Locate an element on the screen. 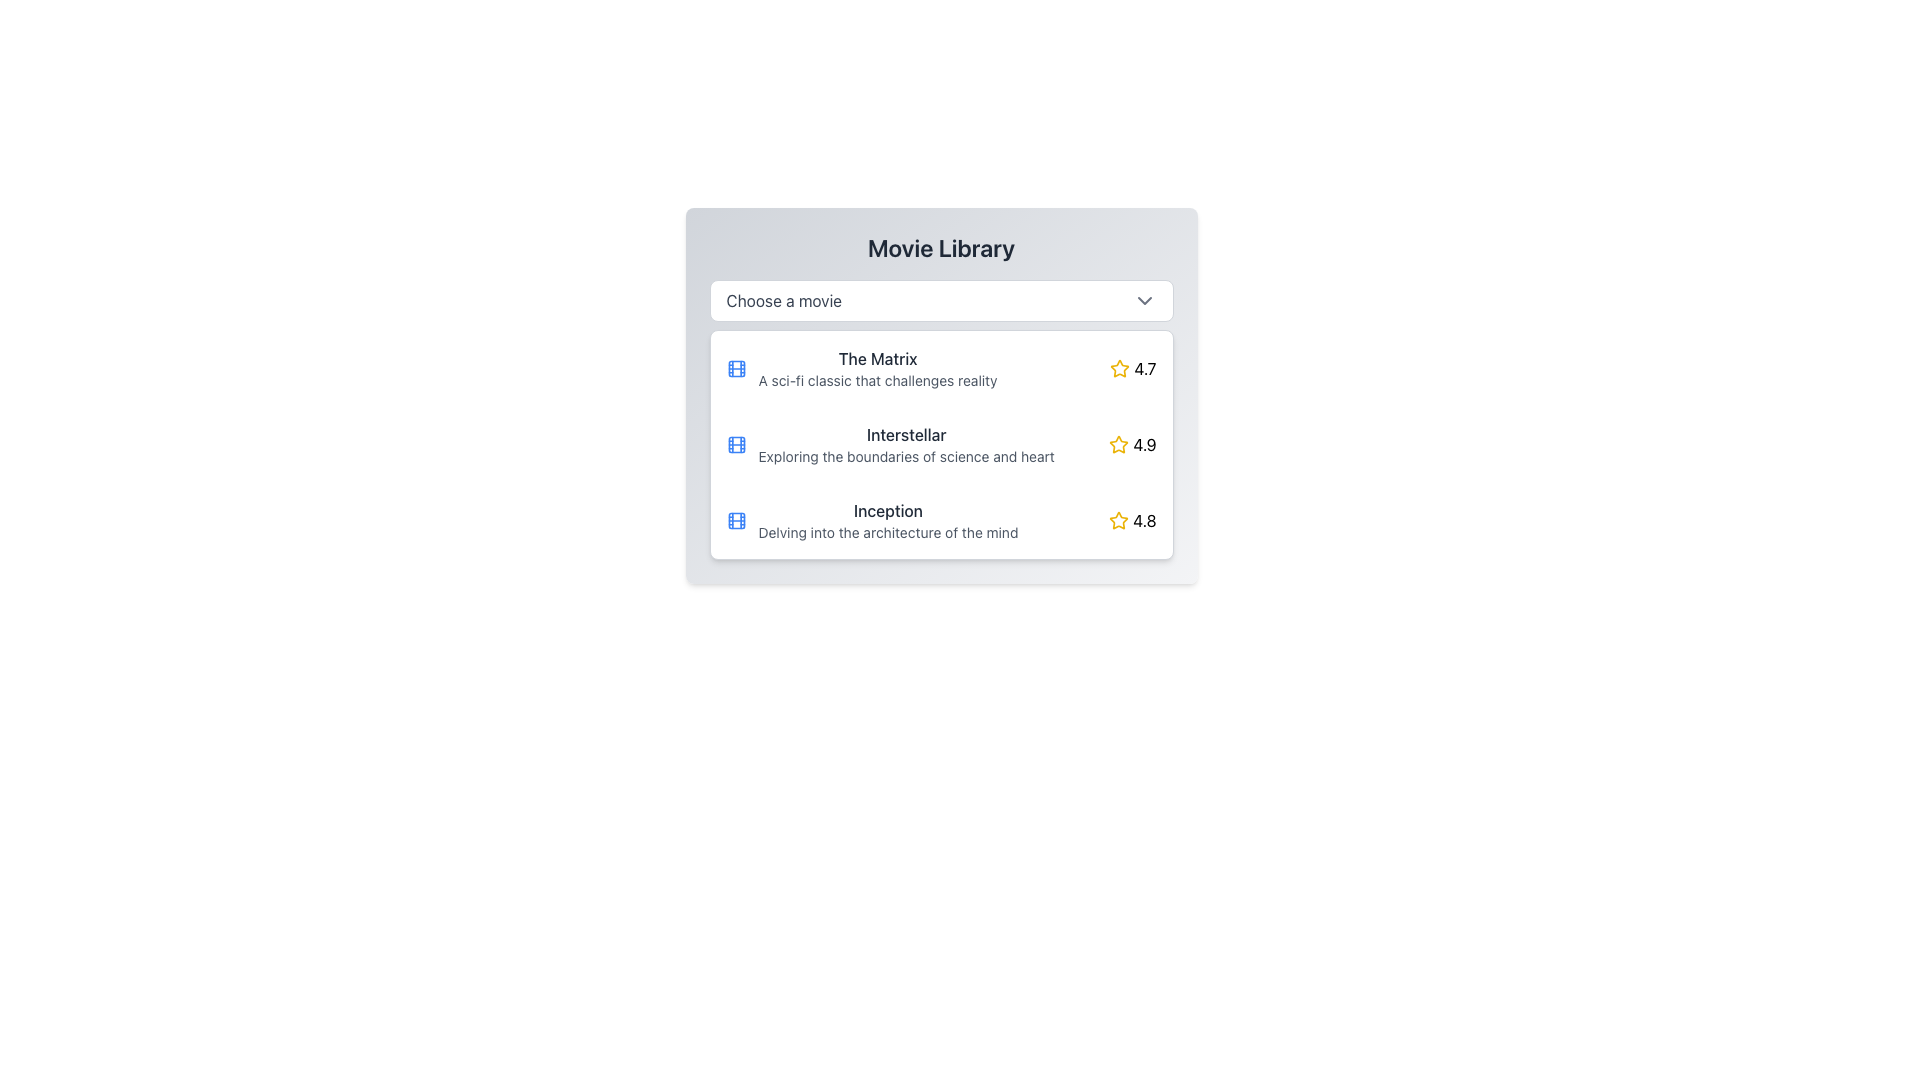 Image resolution: width=1920 pixels, height=1080 pixels. the movie category icon located directly to the left of the text 'Inception' in the third row of the movie list is located at coordinates (735, 519).